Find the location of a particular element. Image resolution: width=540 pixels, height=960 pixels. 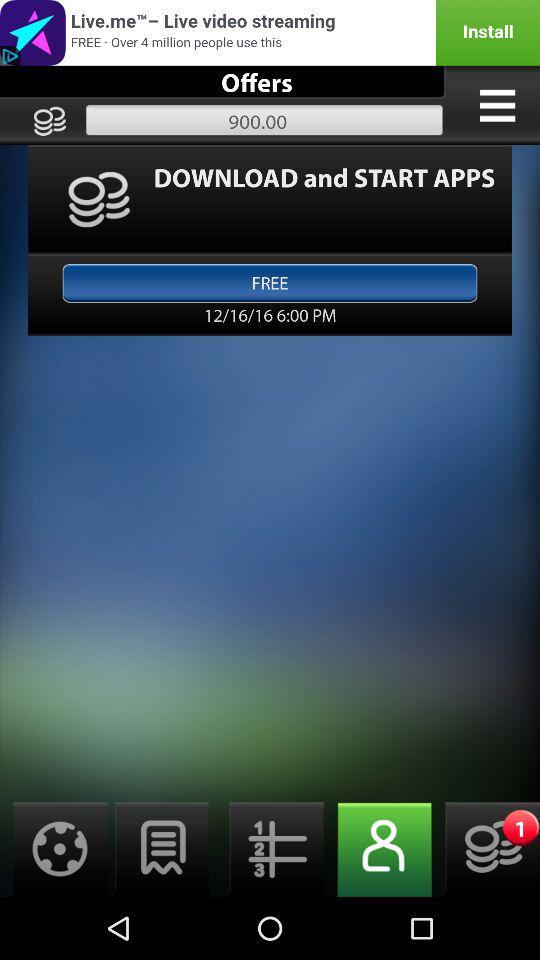

the avatar icon is located at coordinates (378, 909).